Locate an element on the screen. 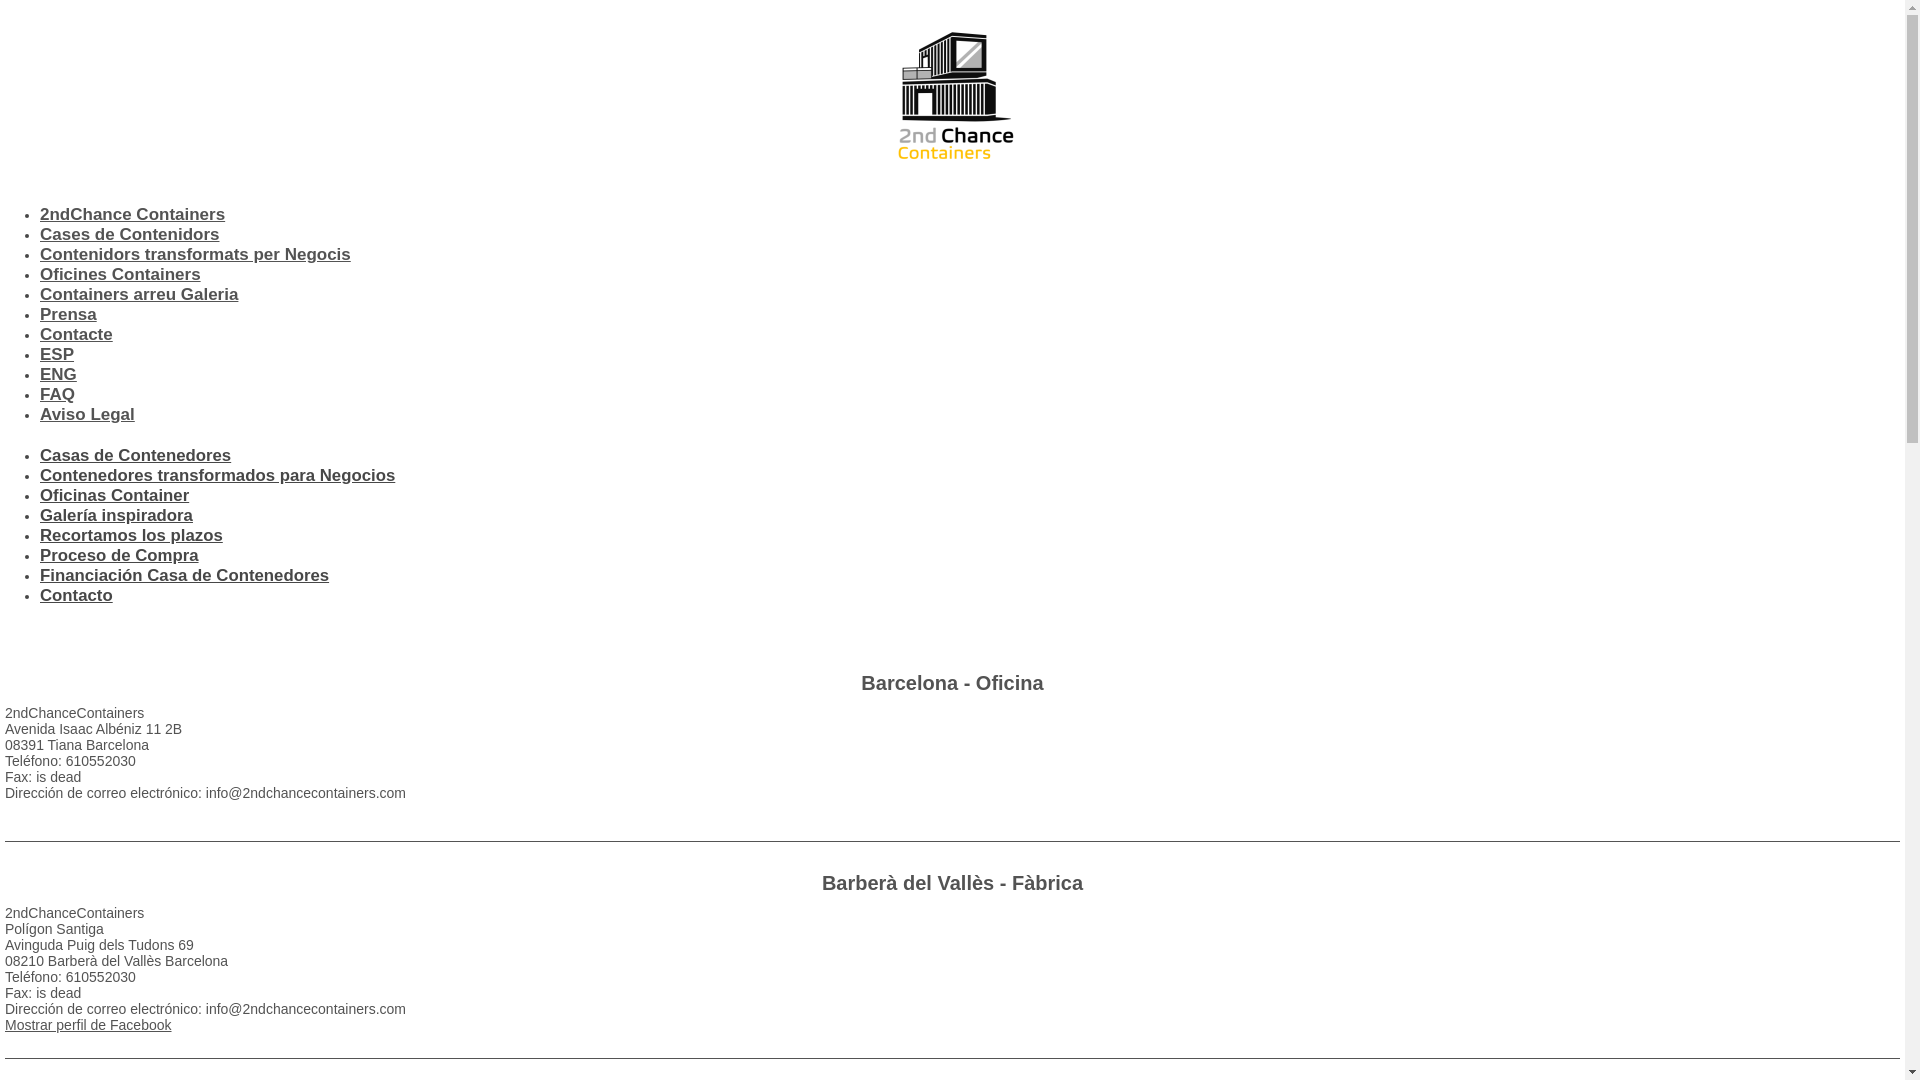 The width and height of the screenshot is (1920, 1080). 'Contacto' is located at coordinates (39, 594).